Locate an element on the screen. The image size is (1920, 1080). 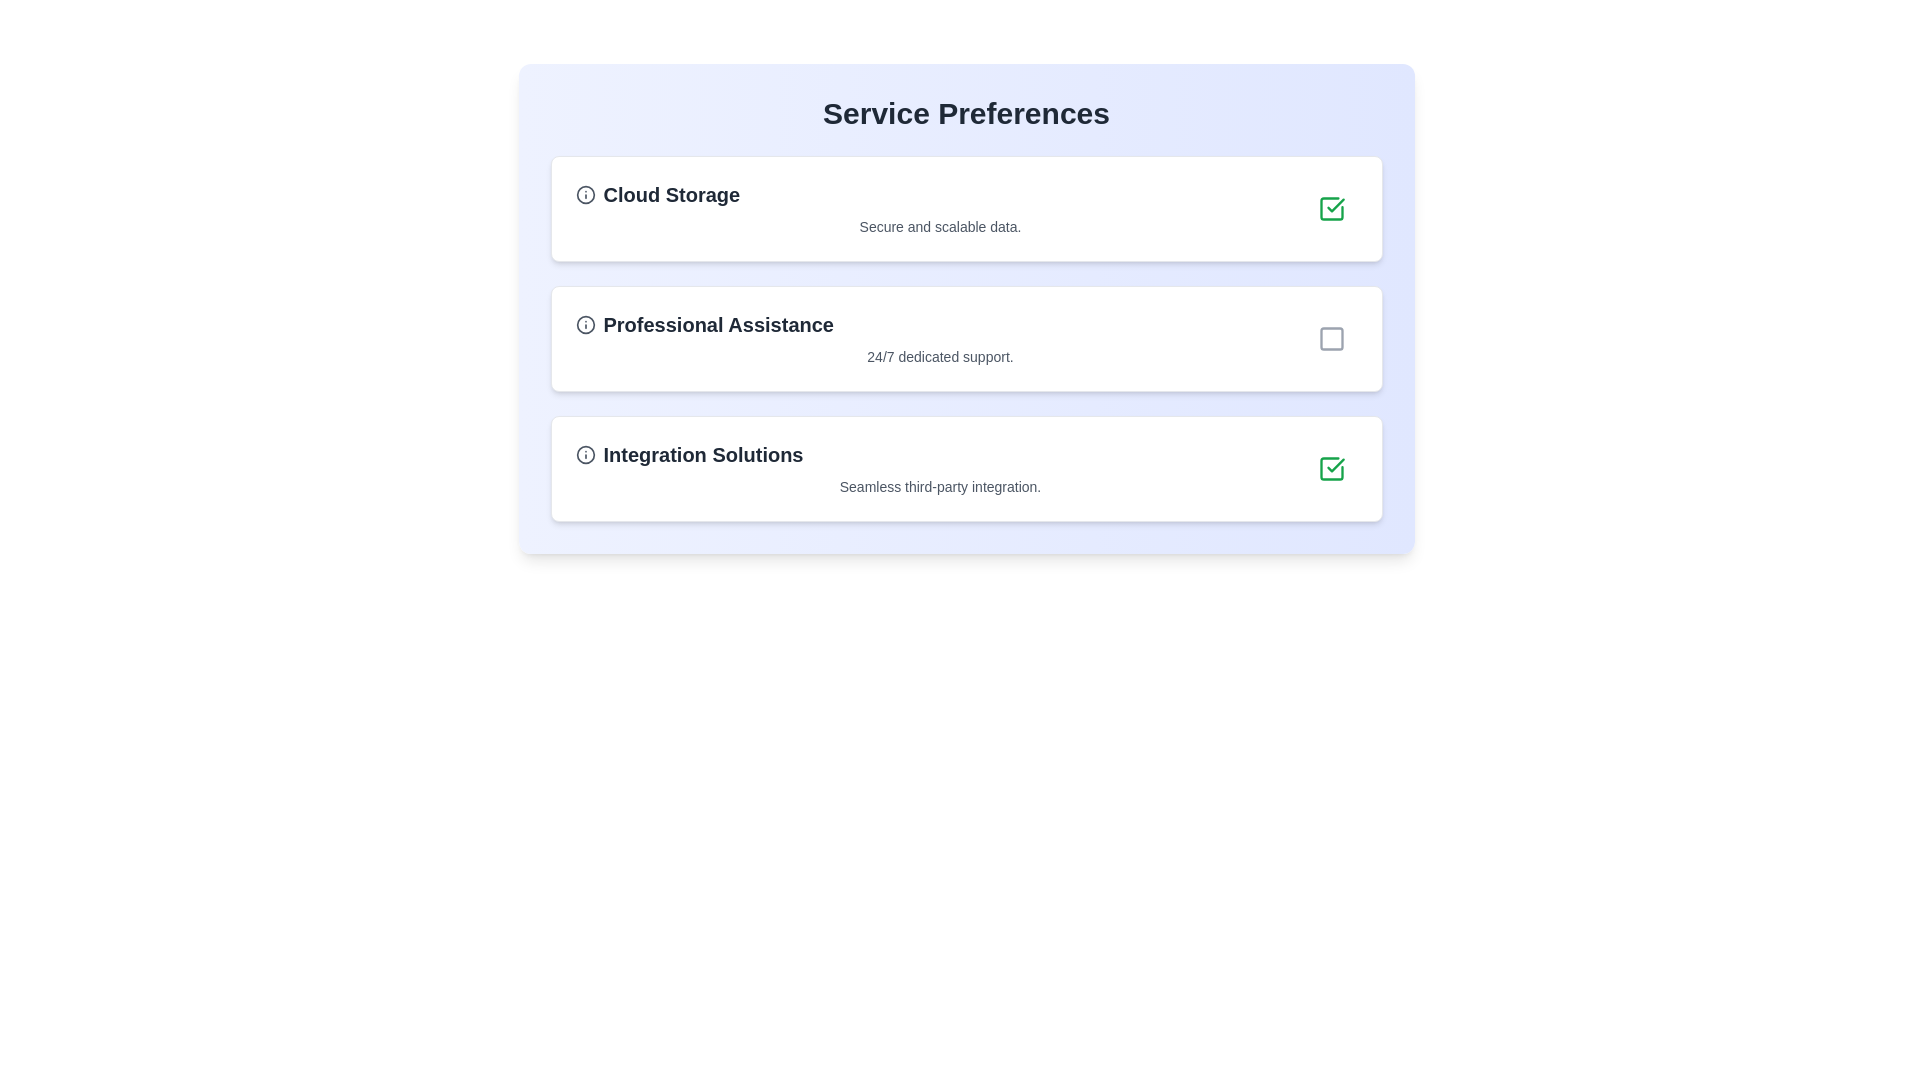
the Text Label that describes a feature or benefit associated with the 'Professional Assistance' category located in the 'Service Preferences' section between Cloud Storage and Integration Solutions is located at coordinates (939, 356).